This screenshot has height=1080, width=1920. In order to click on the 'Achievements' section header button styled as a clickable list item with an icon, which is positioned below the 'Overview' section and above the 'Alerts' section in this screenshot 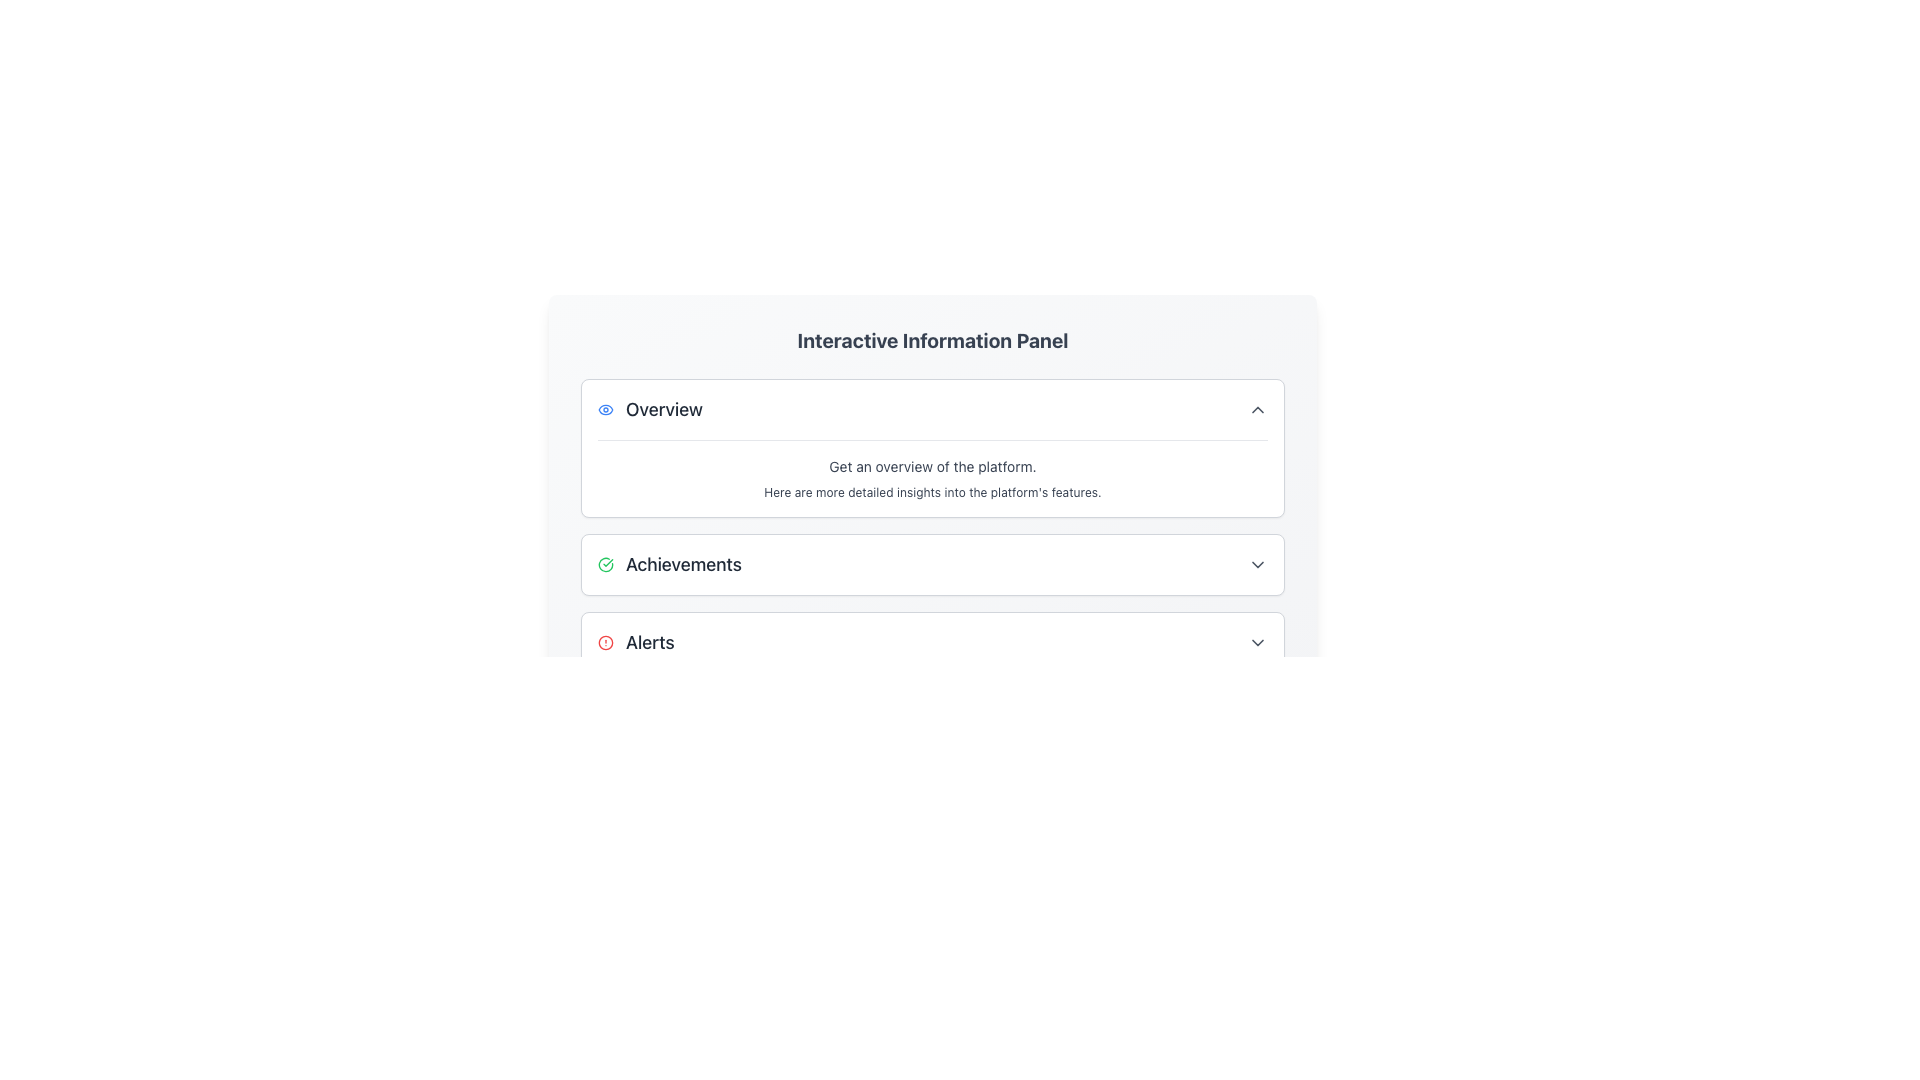, I will do `click(669, 564)`.